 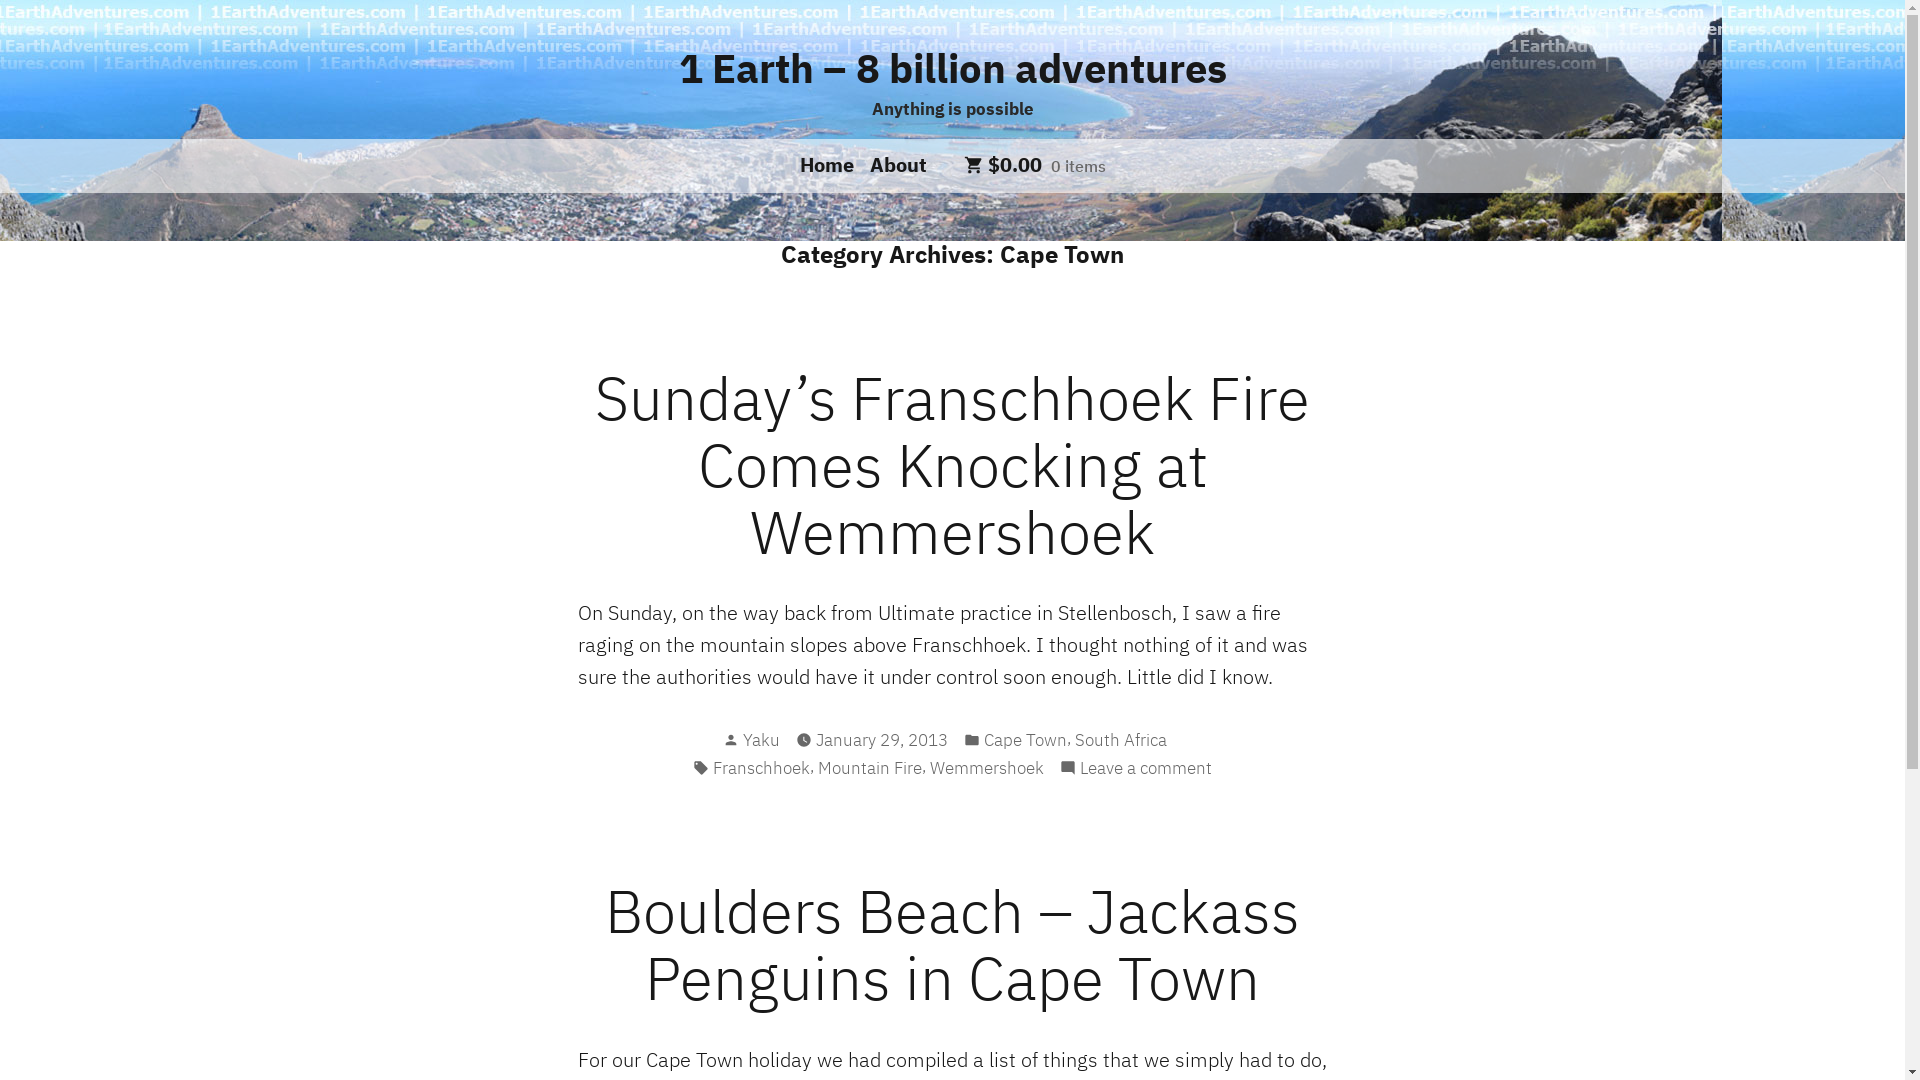 What do you see at coordinates (893, 163) in the screenshot?
I see `'About'` at bounding box center [893, 163].